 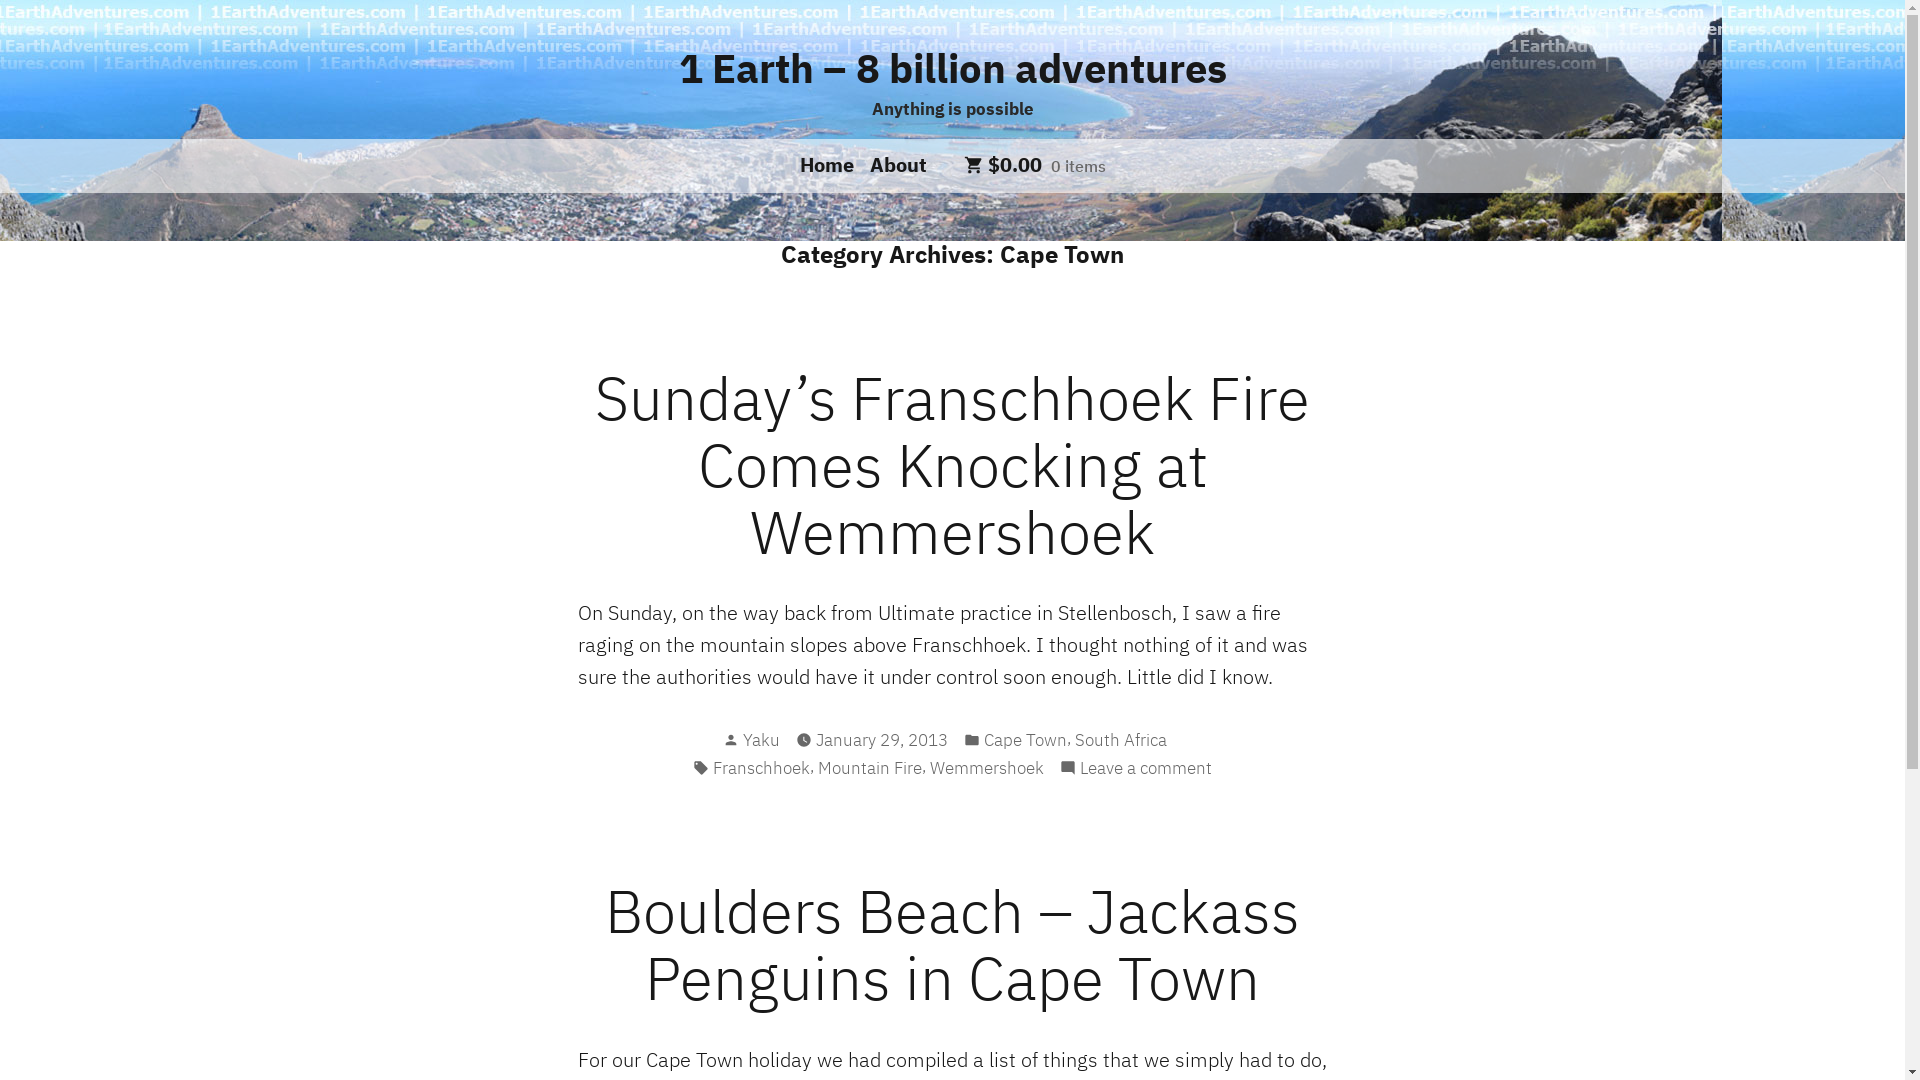 What do you see at coordinates (893, 163) in the screenshot?
I see `'About'` at bounding box center [893, 163].